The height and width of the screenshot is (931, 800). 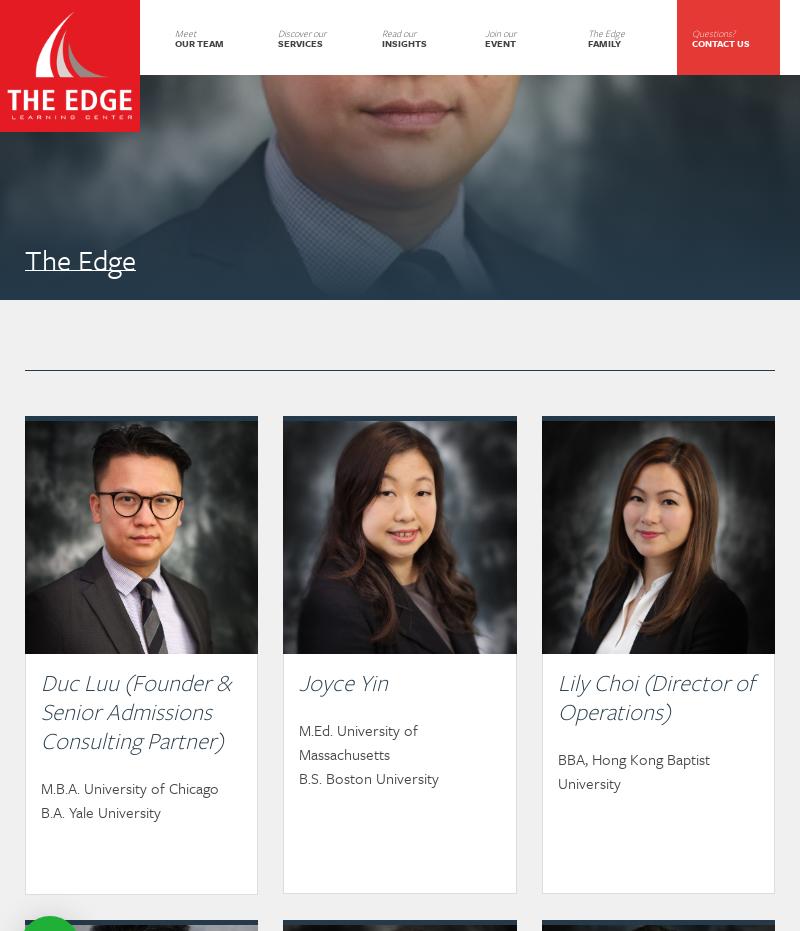 I want to click on 'Joyce Yin', so click(x=343, y=681).